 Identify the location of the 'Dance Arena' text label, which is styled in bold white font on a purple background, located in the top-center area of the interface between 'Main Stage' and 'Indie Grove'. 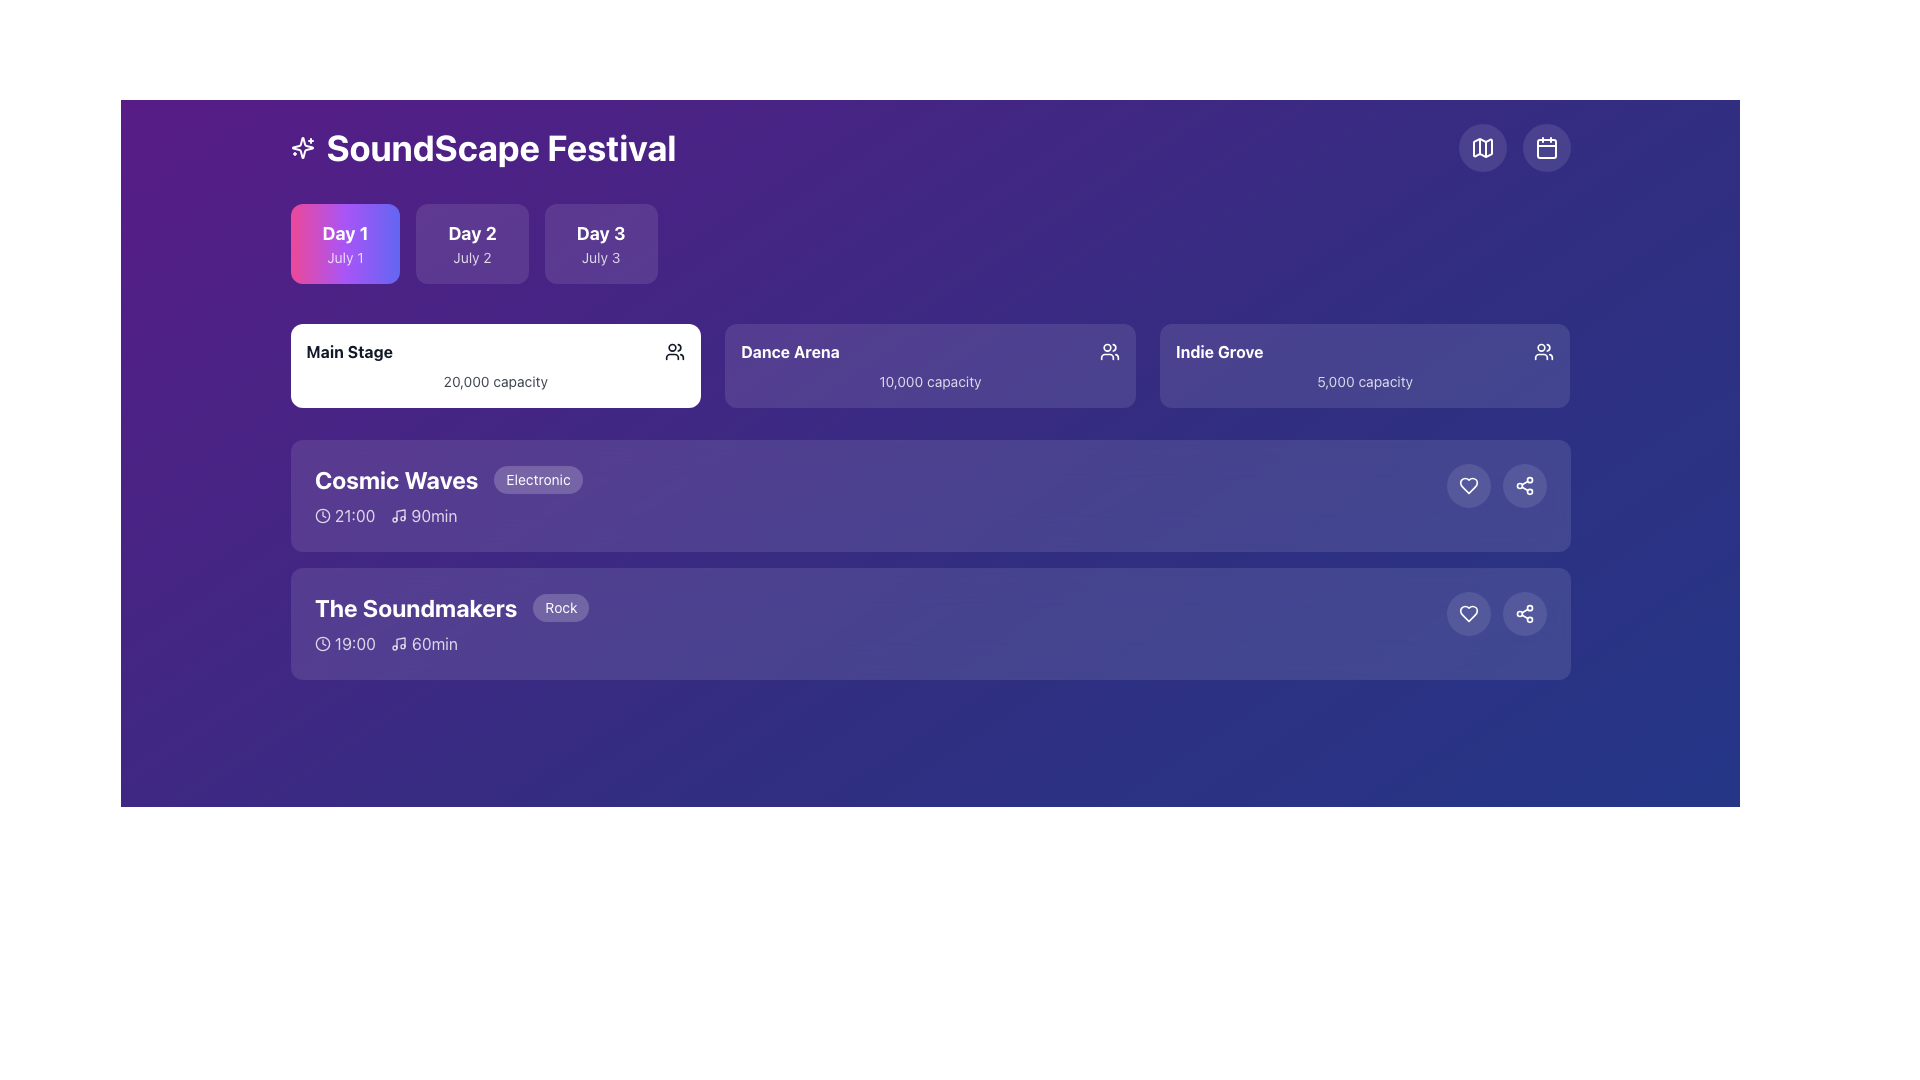
(789, 350).